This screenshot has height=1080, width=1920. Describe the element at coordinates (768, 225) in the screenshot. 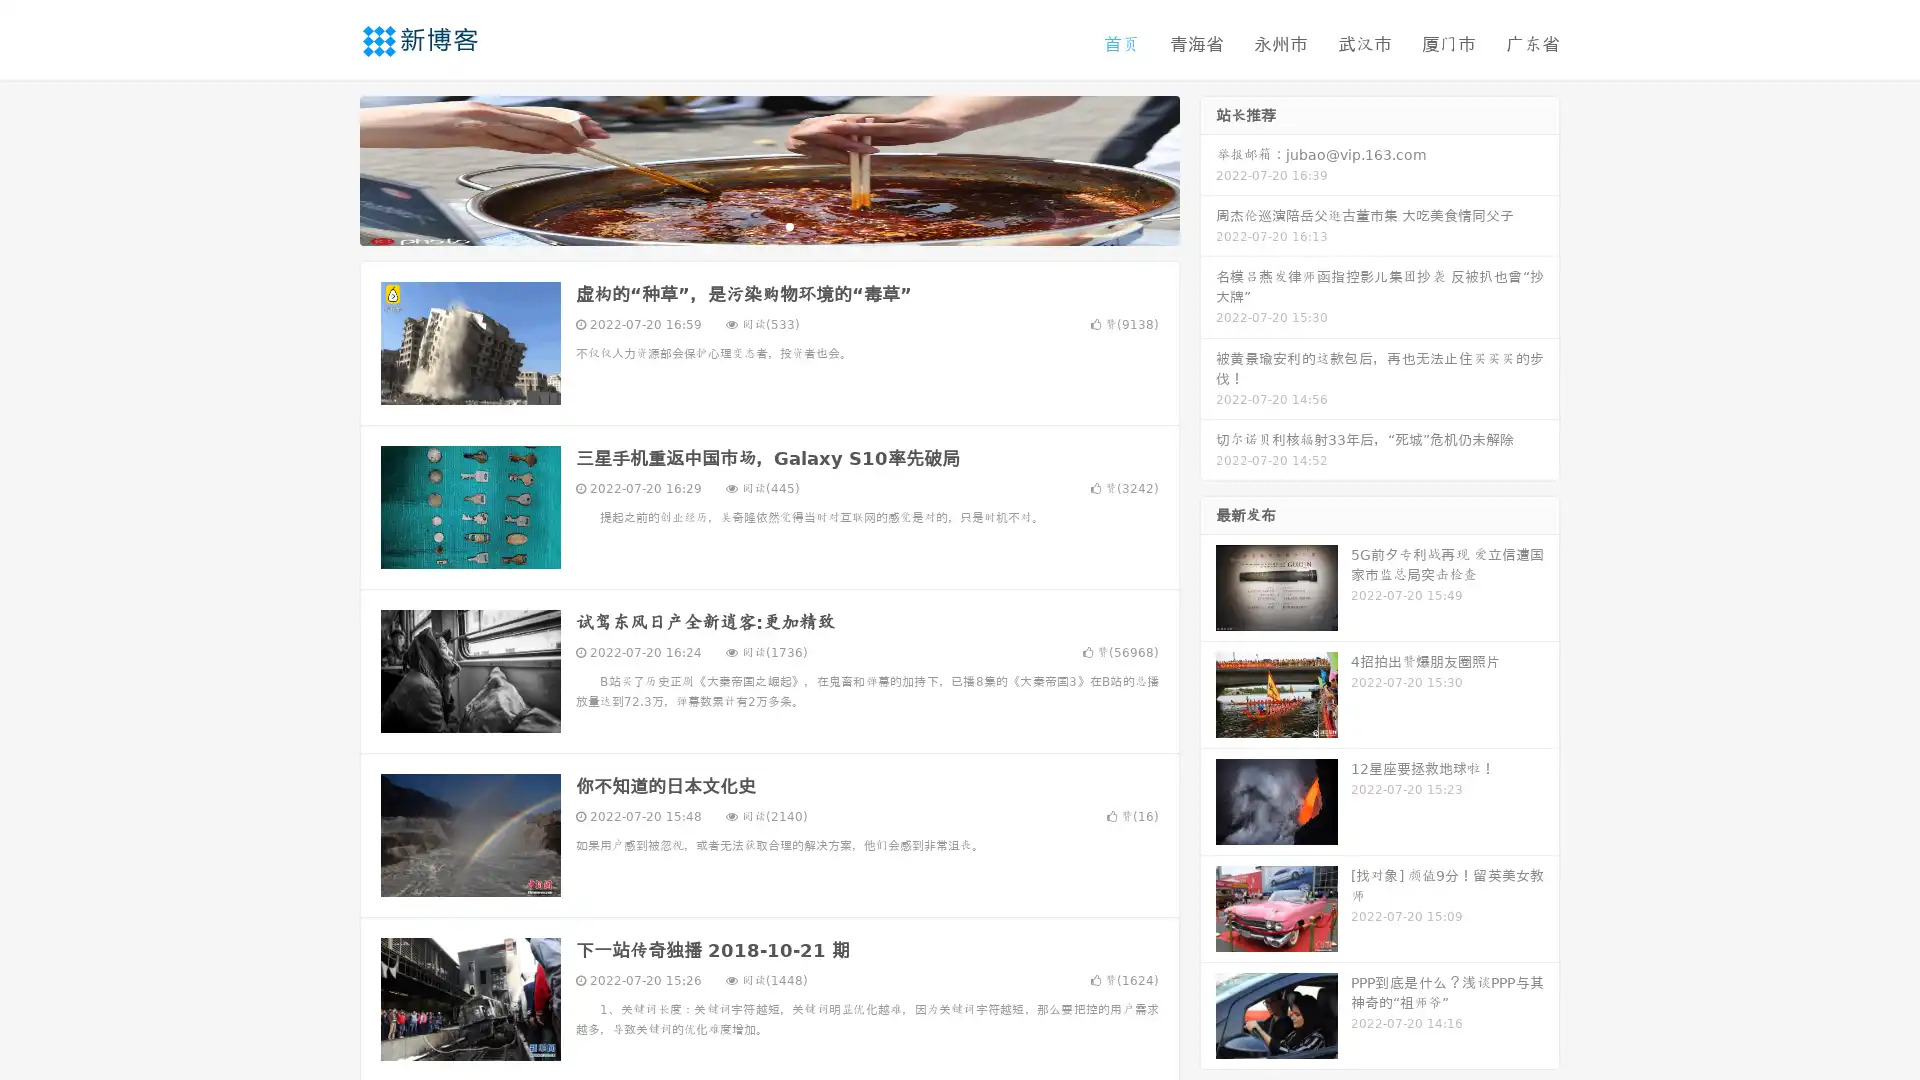

I see `Go to slide 2` at that location.